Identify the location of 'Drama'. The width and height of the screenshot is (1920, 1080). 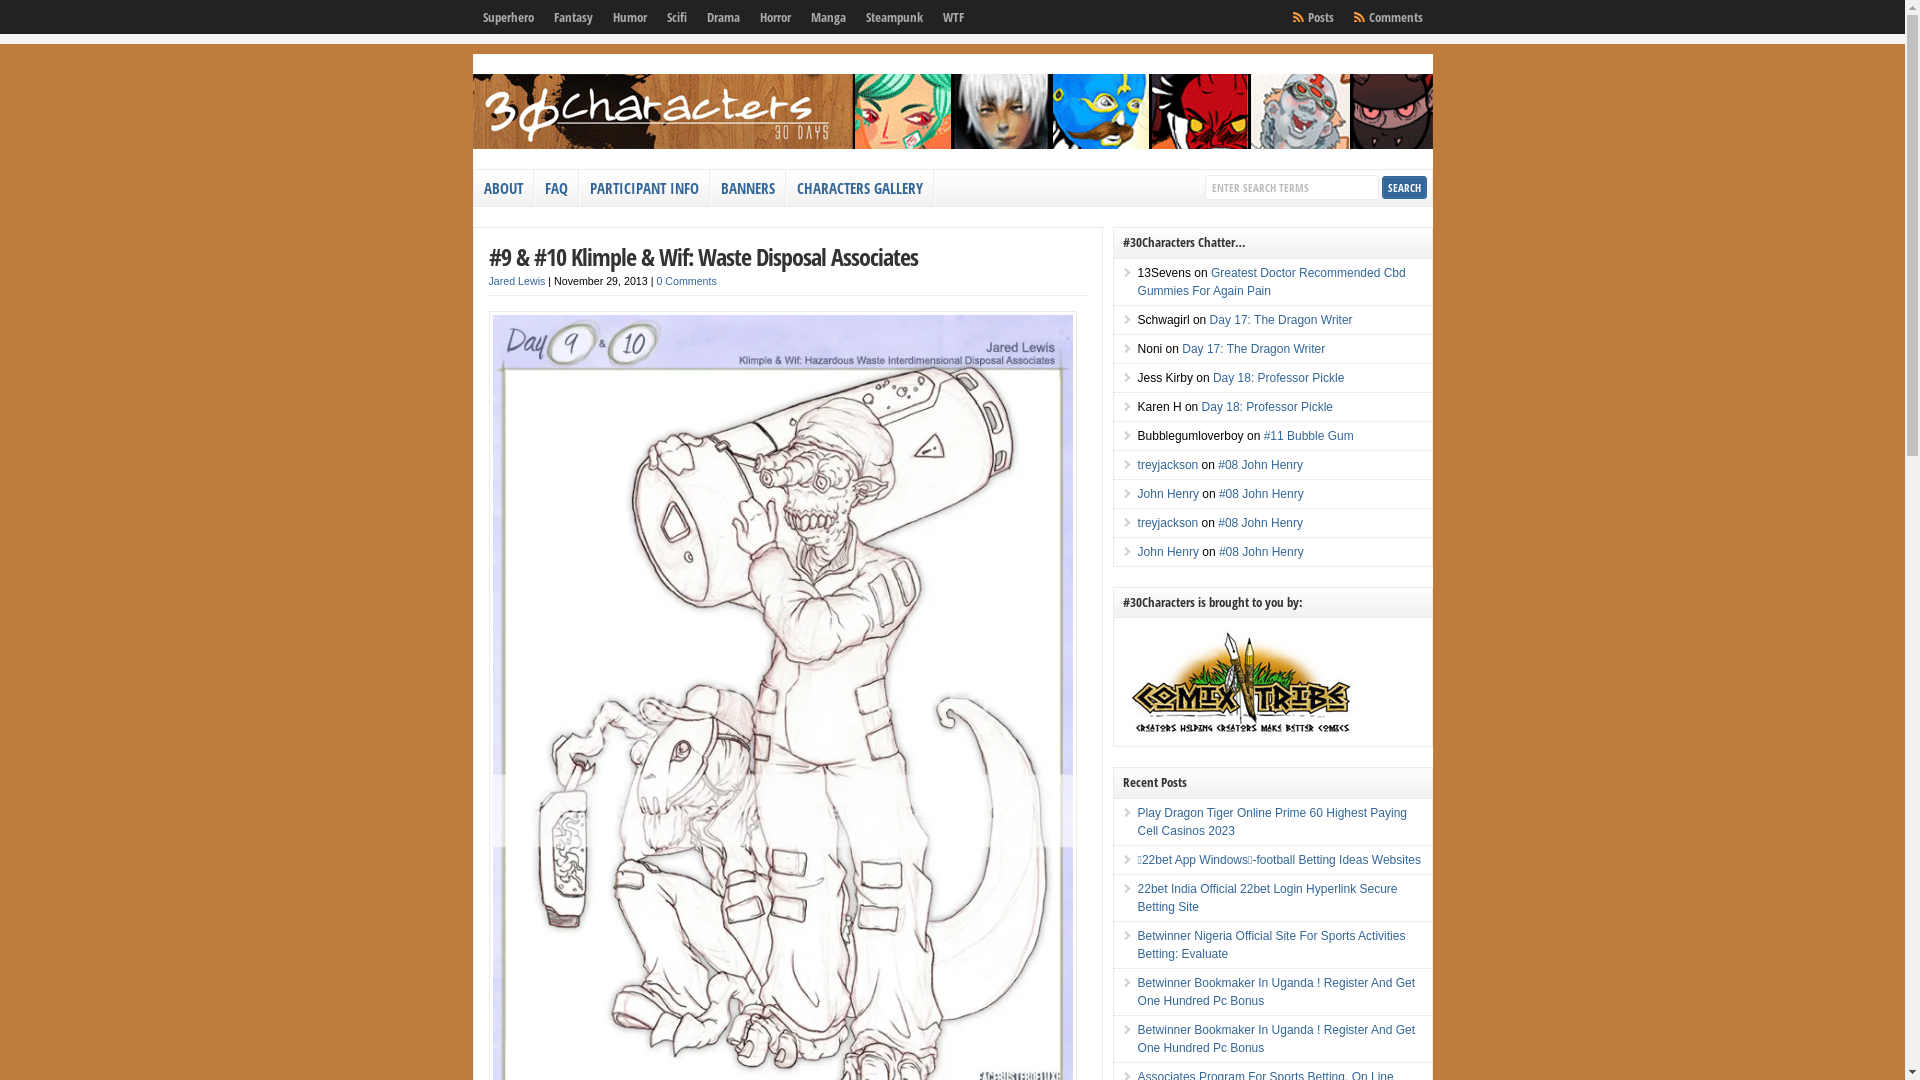
(721, 16).